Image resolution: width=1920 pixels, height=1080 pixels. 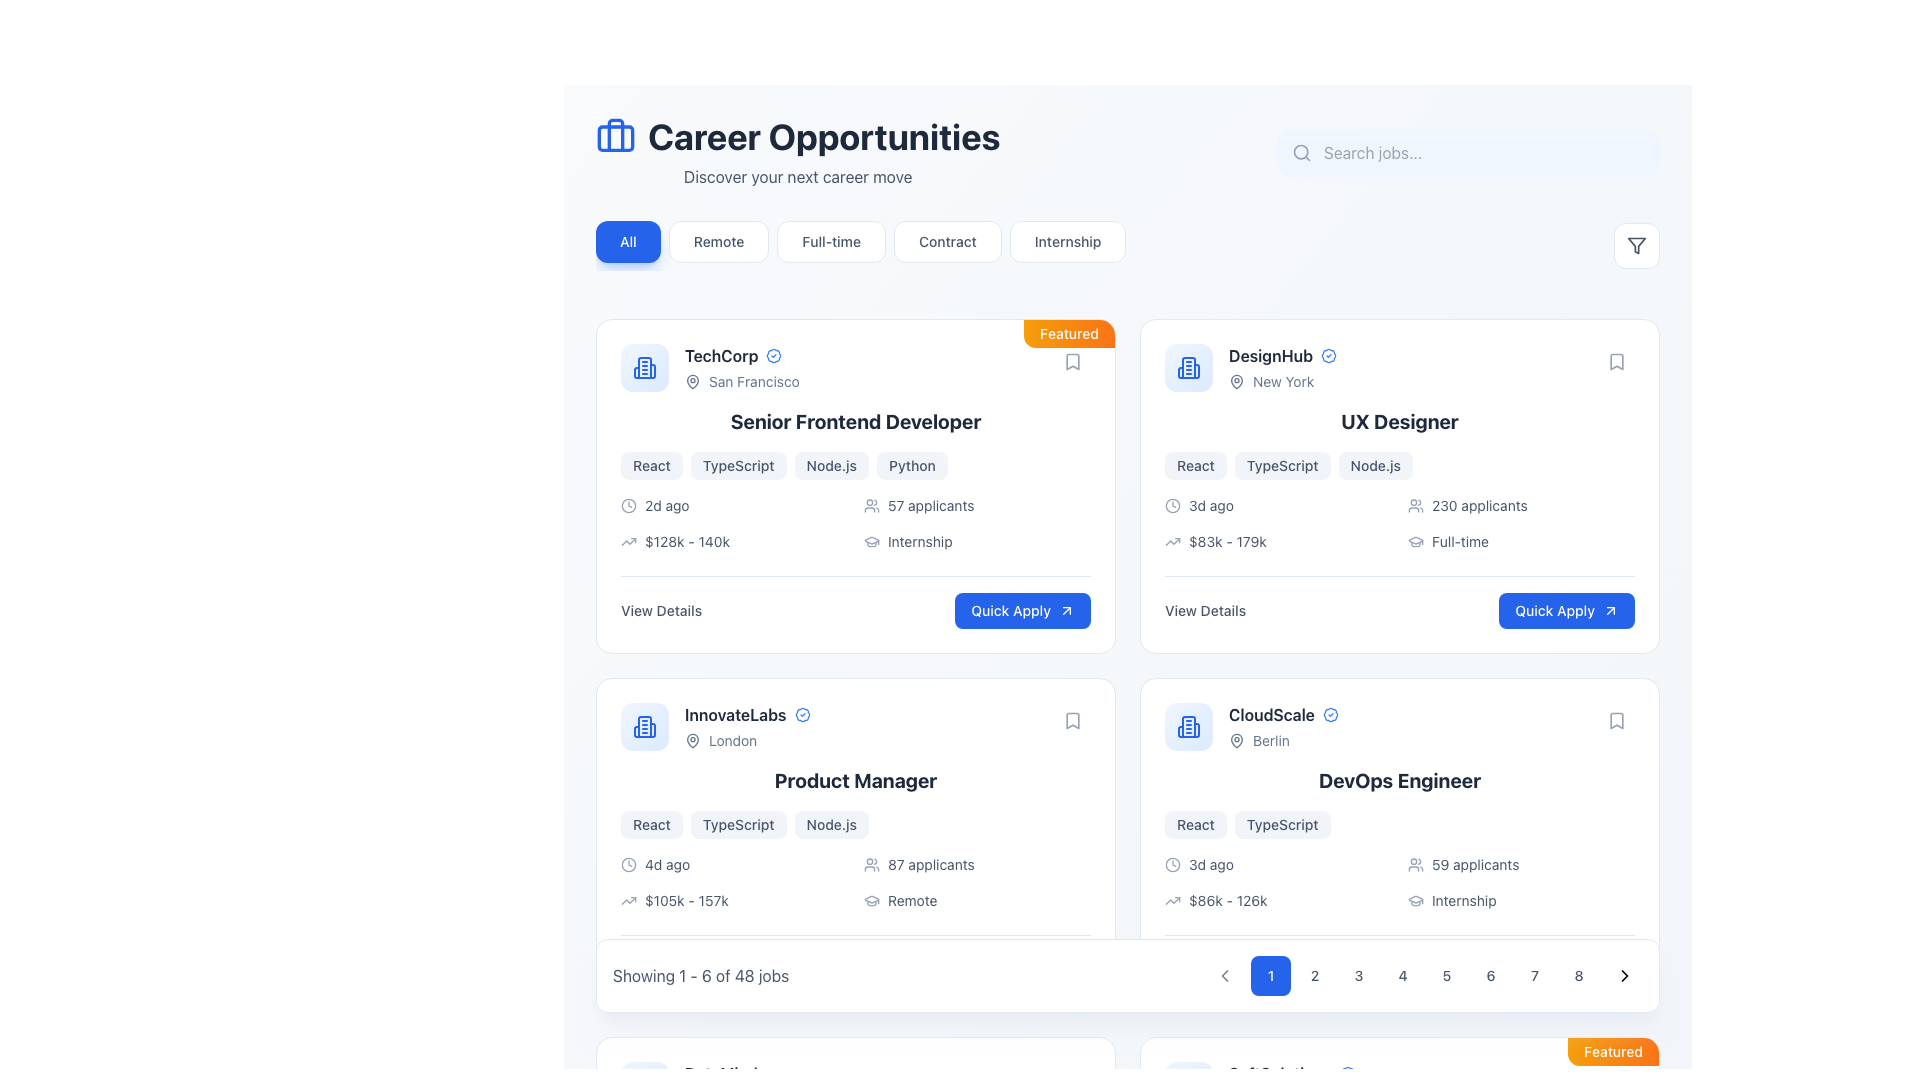 I want to click on the blue briefcase icon located to the left of the 'Career Opportunities' header text, which features a rounded handle and smooth edges, symbolizing career or professional opportunities, so click(x=614, y=136).